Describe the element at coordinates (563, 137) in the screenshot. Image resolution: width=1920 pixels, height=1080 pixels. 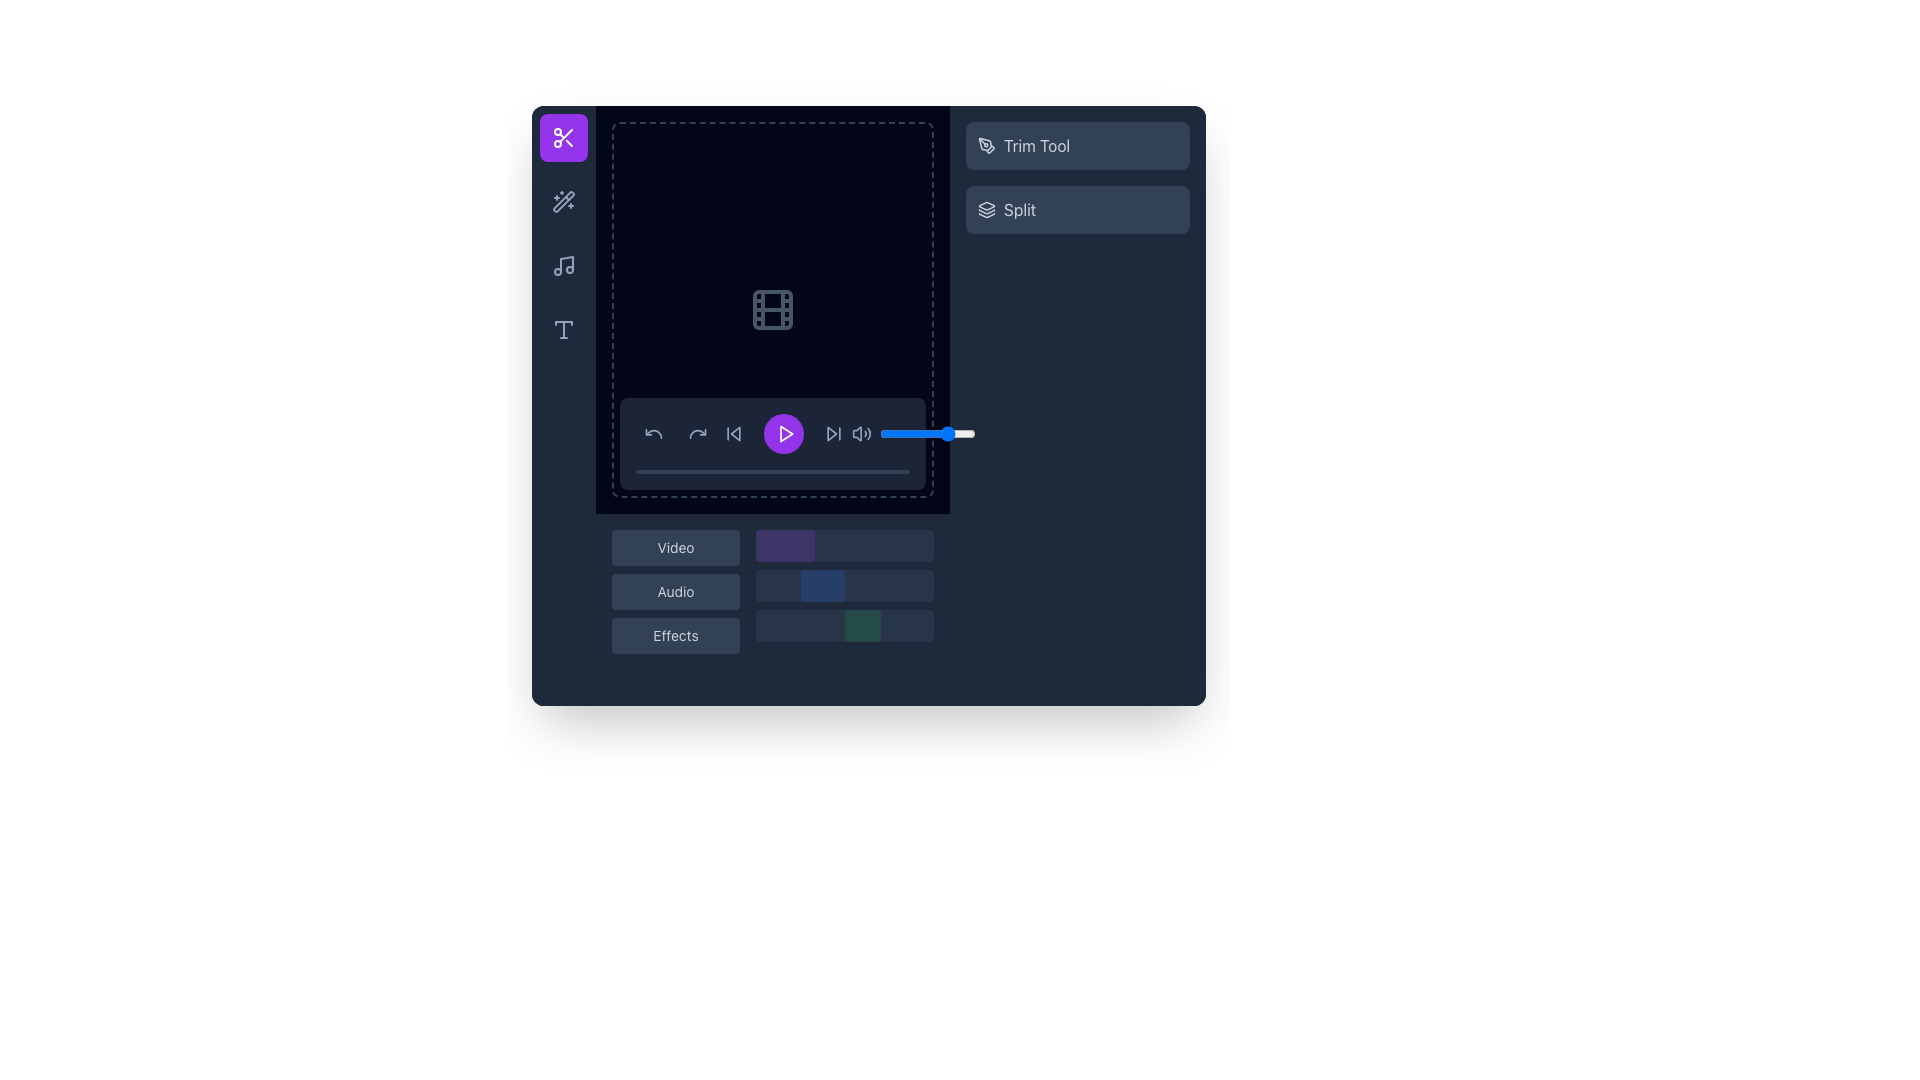
I see `the cutting tool icon button located in the top-left corner of the vertical toolbar` at that location.